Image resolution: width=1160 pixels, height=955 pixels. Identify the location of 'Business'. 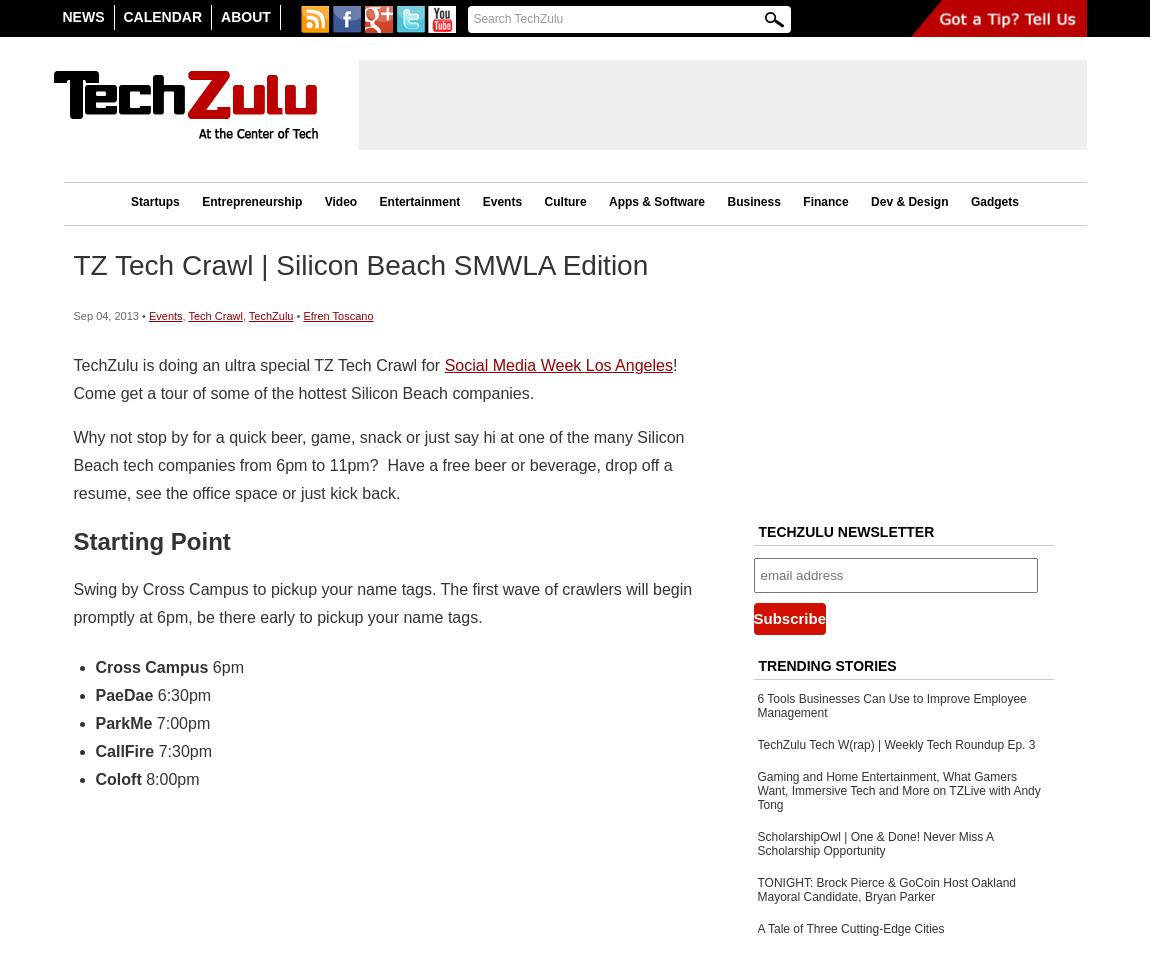
(753, 201).